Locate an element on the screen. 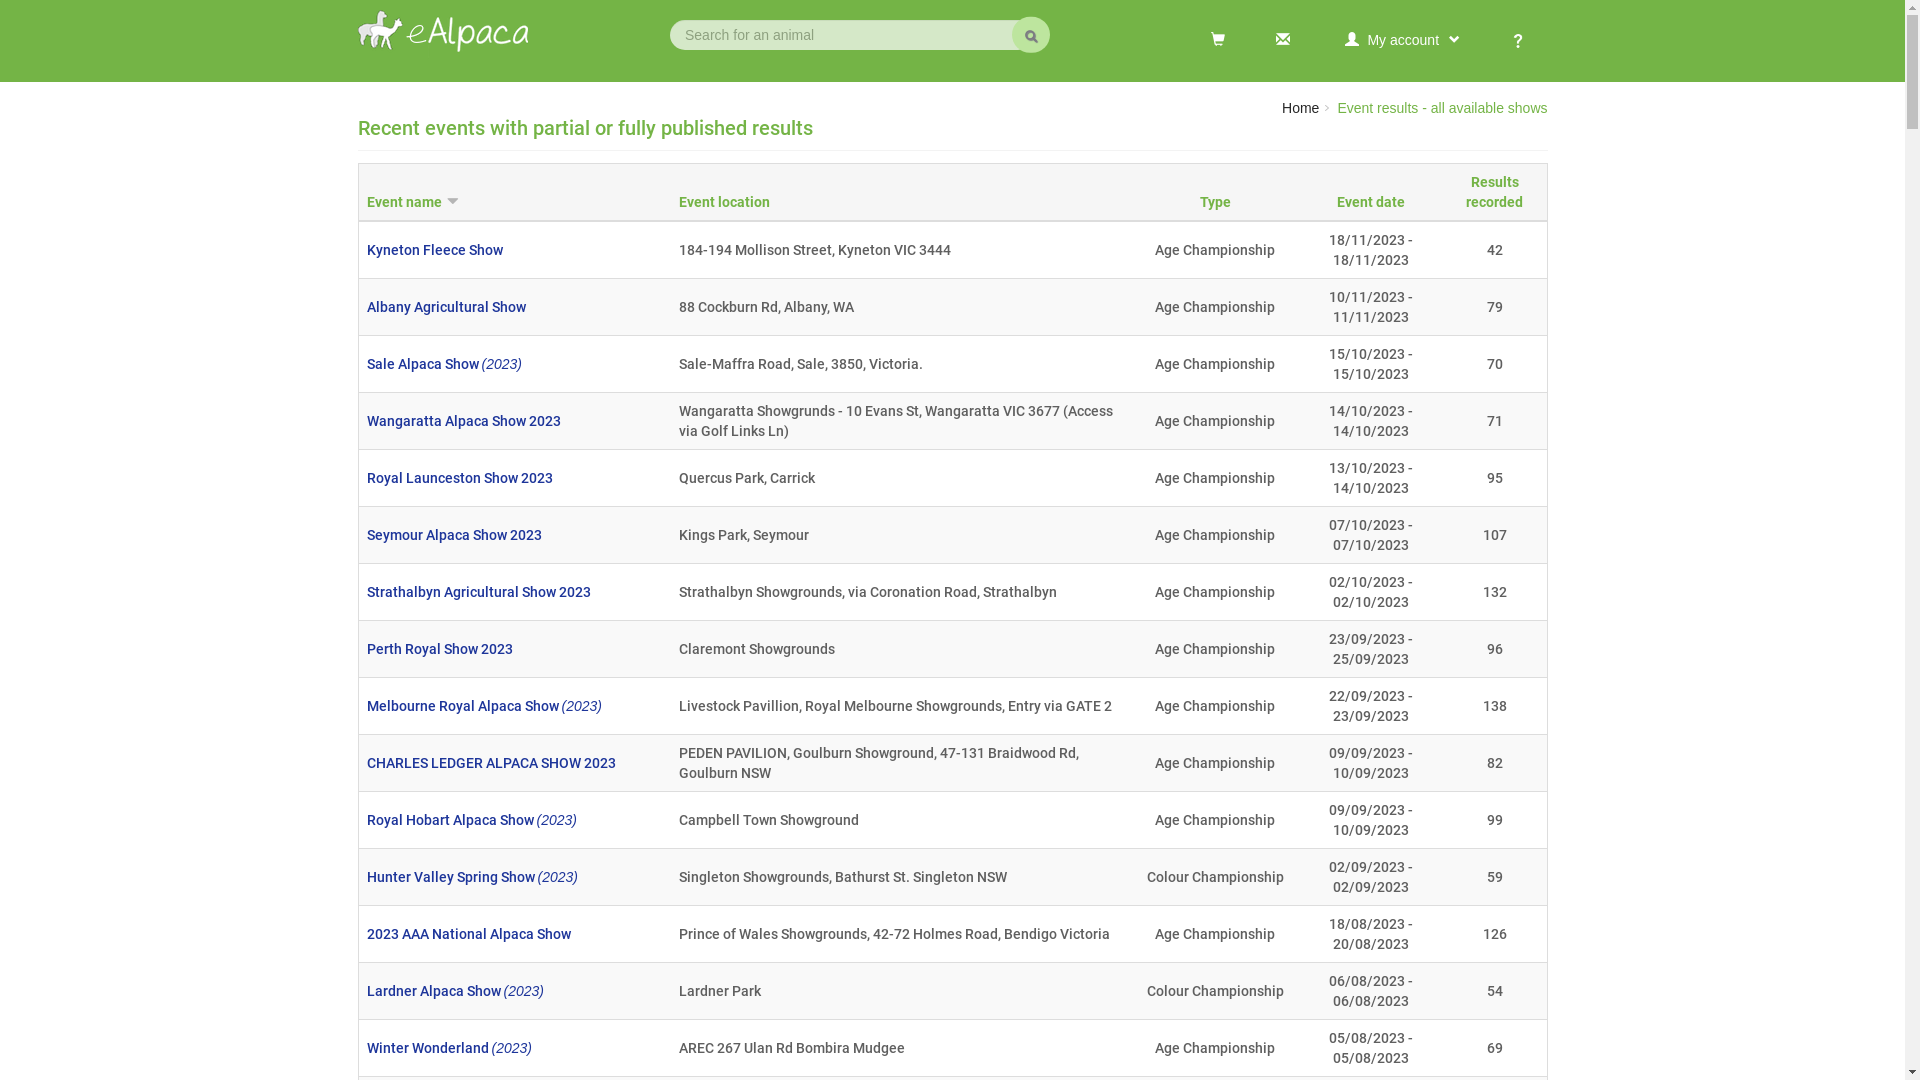 The width and height of the screenshot is (1920, 1080). 'Home' is located at coordinates (1281, 108).